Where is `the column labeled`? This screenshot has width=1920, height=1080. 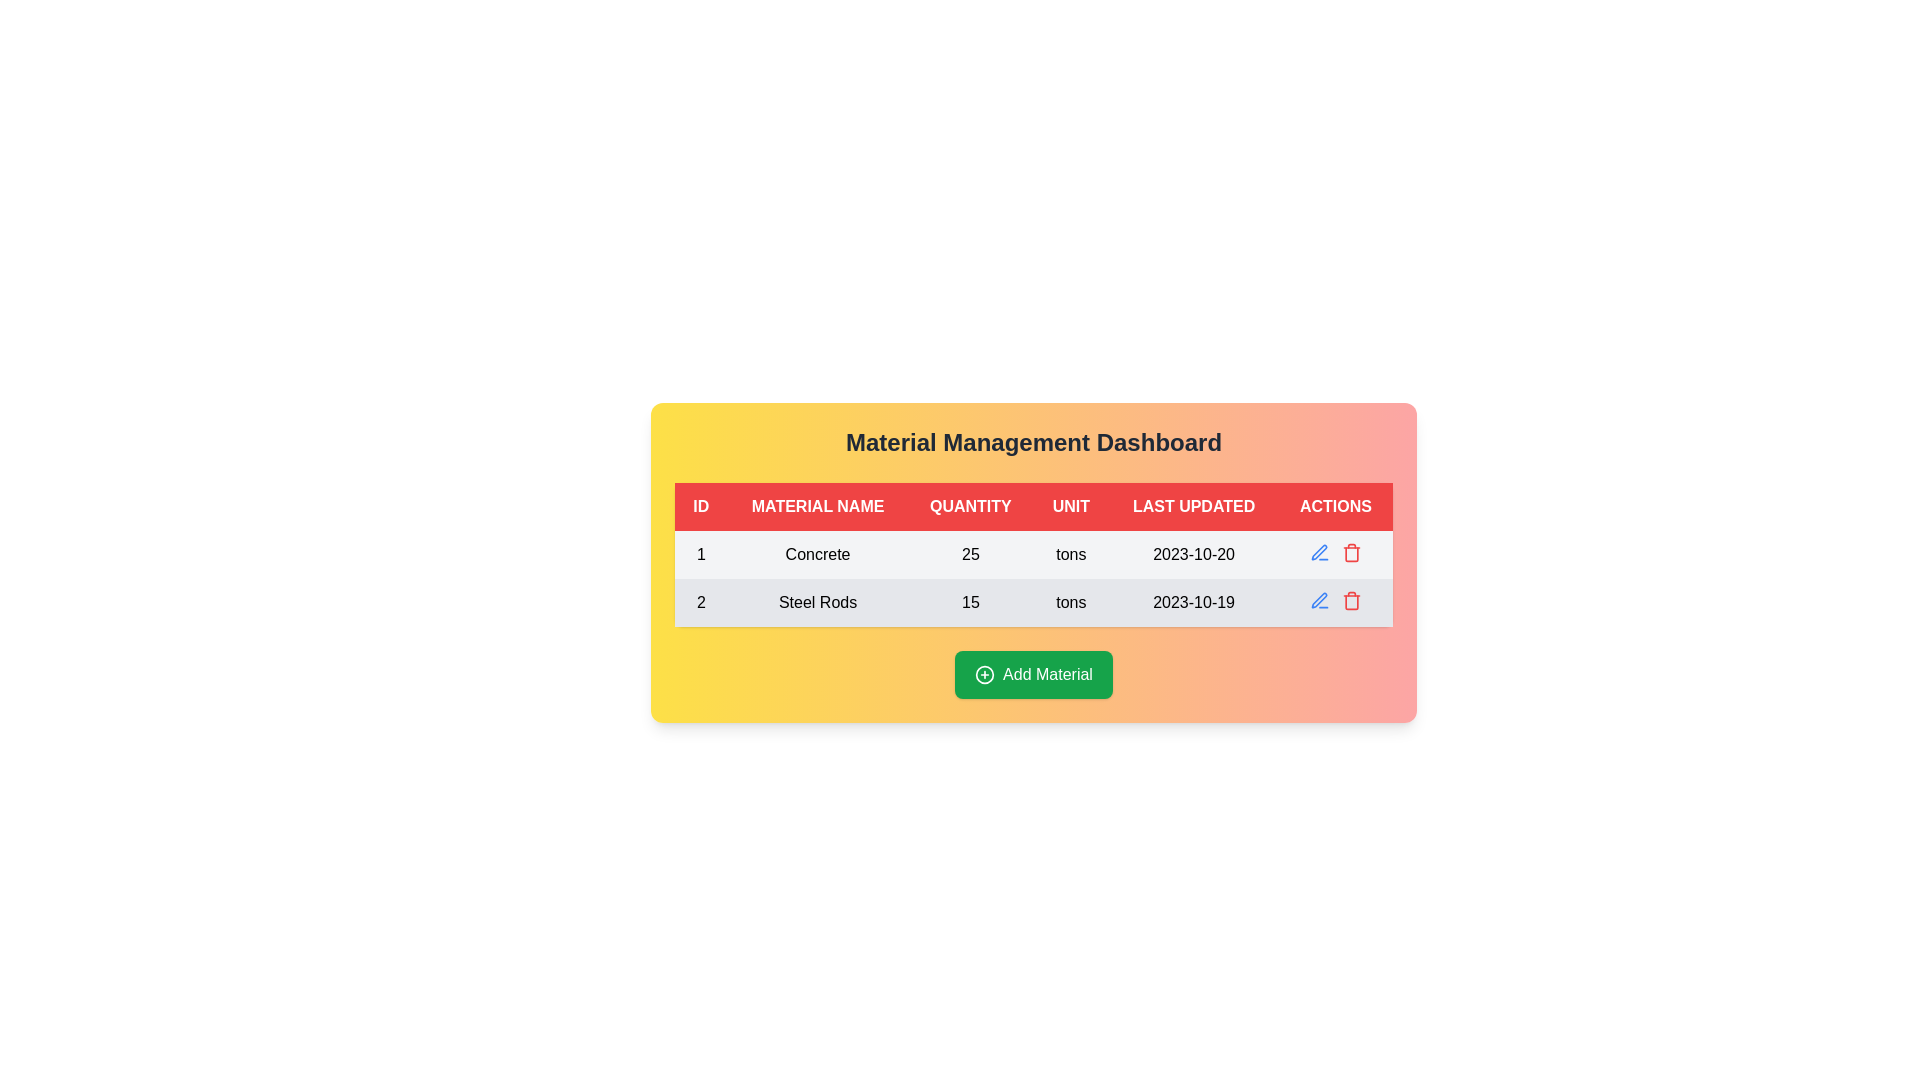
the column labeled is located at coordinates (1070, 505).